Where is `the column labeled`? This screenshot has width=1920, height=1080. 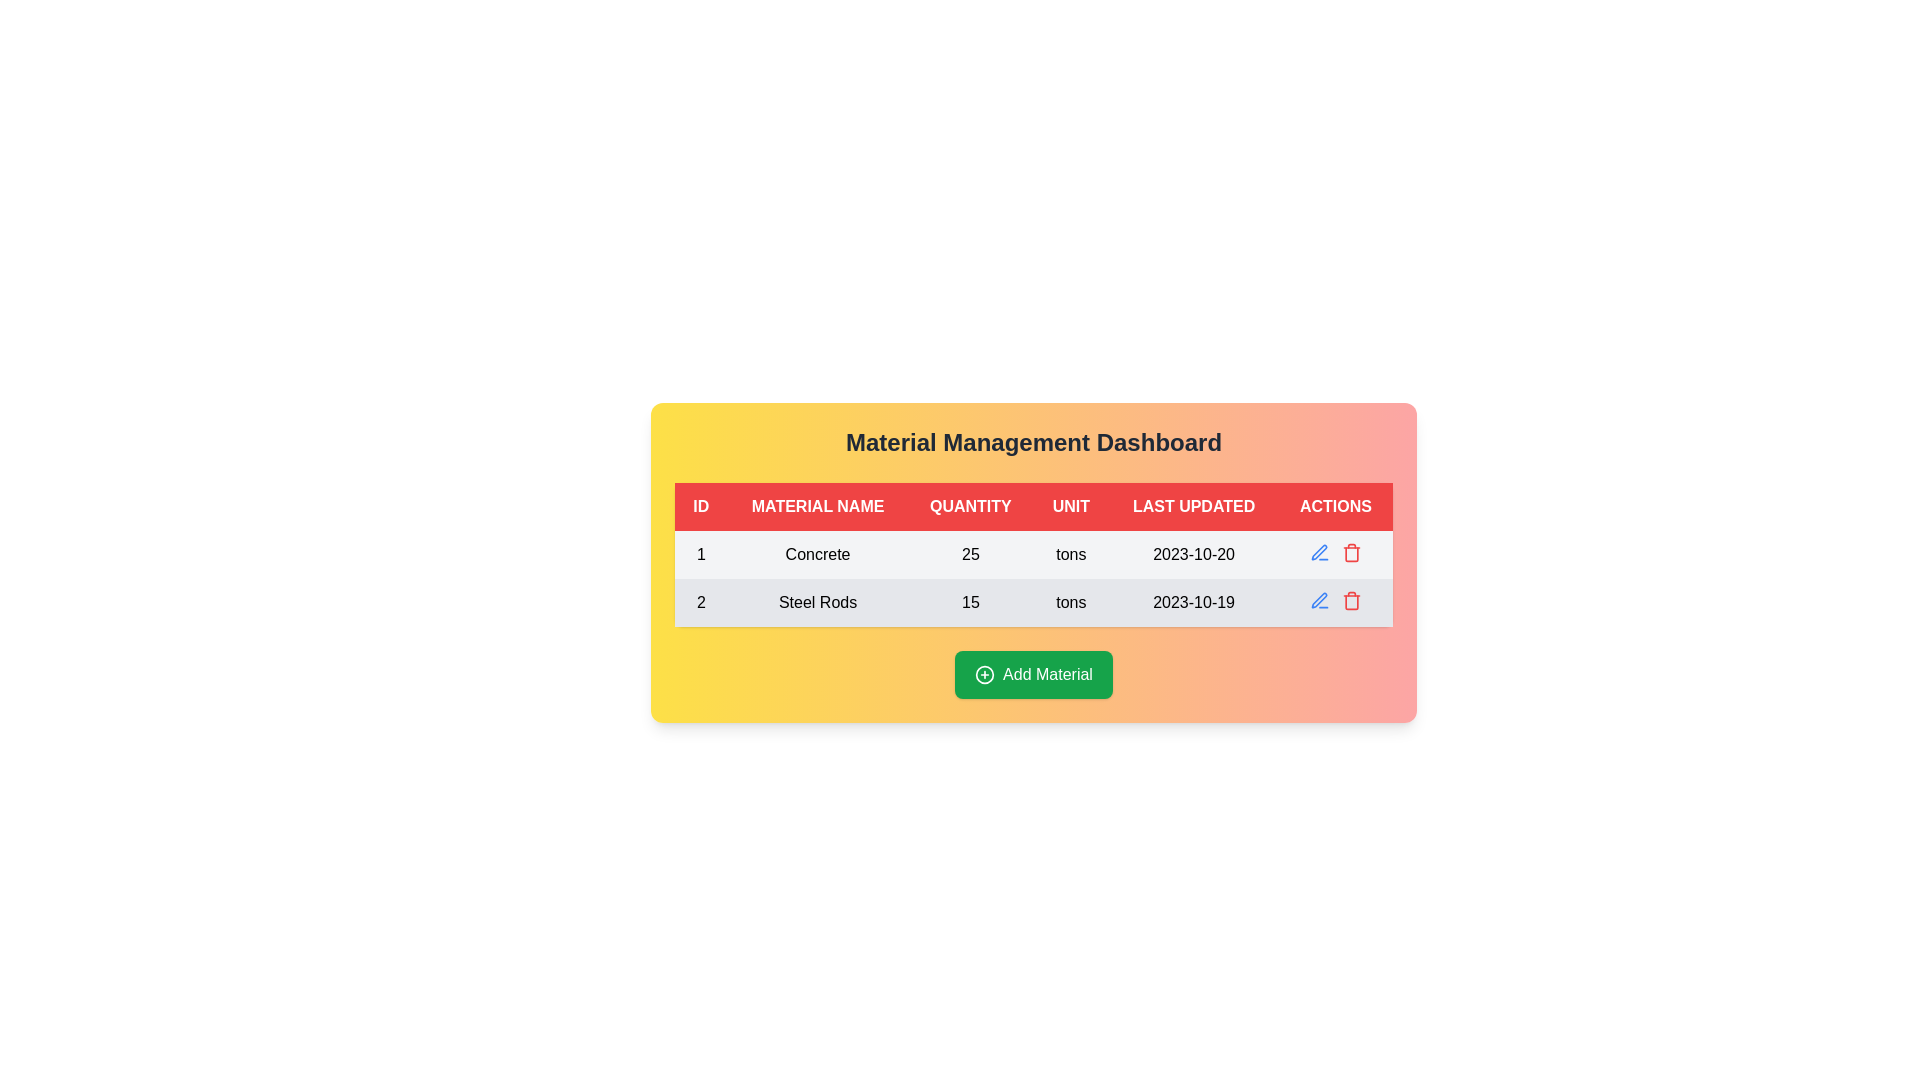
the column labeled is located at coordinates (1070, 505).